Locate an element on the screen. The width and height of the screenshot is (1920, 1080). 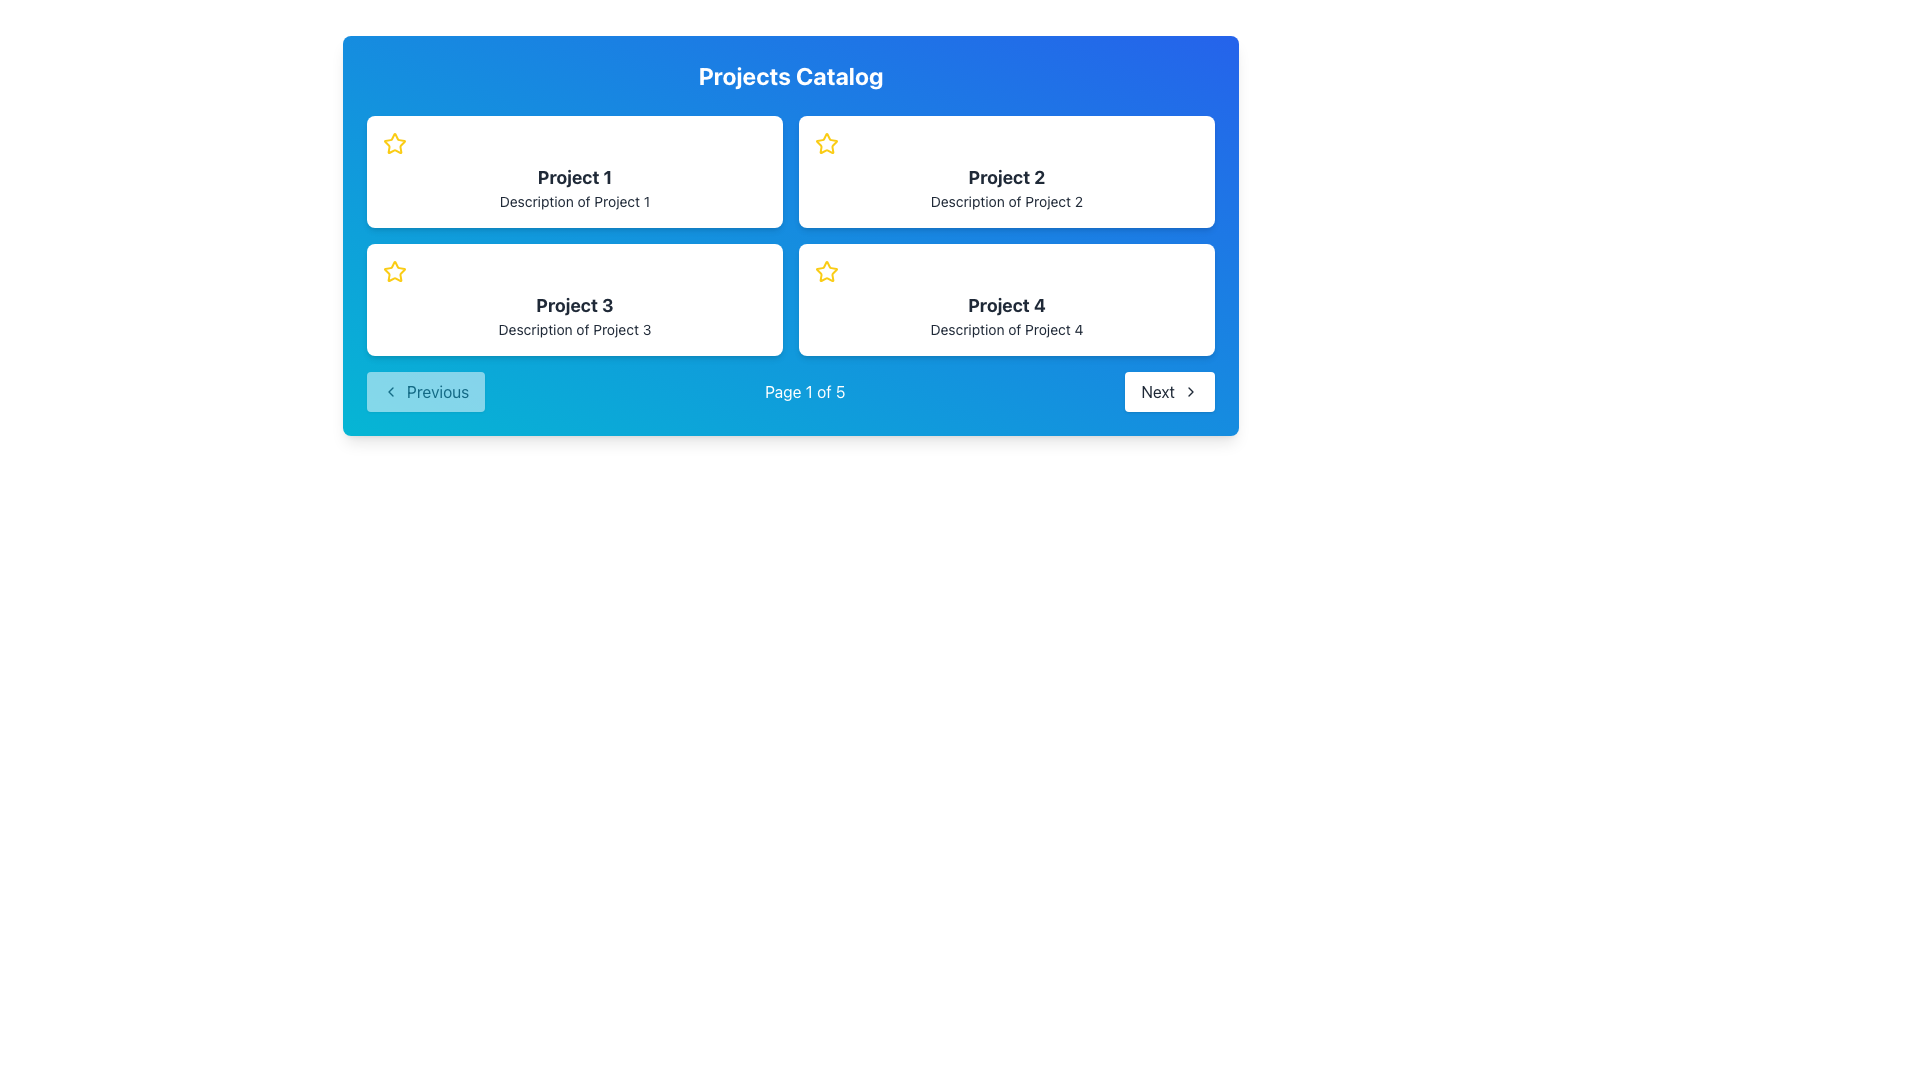
the left-pointing chevron icon located inside the 'Previous' button is located at coordinates (390, 392).